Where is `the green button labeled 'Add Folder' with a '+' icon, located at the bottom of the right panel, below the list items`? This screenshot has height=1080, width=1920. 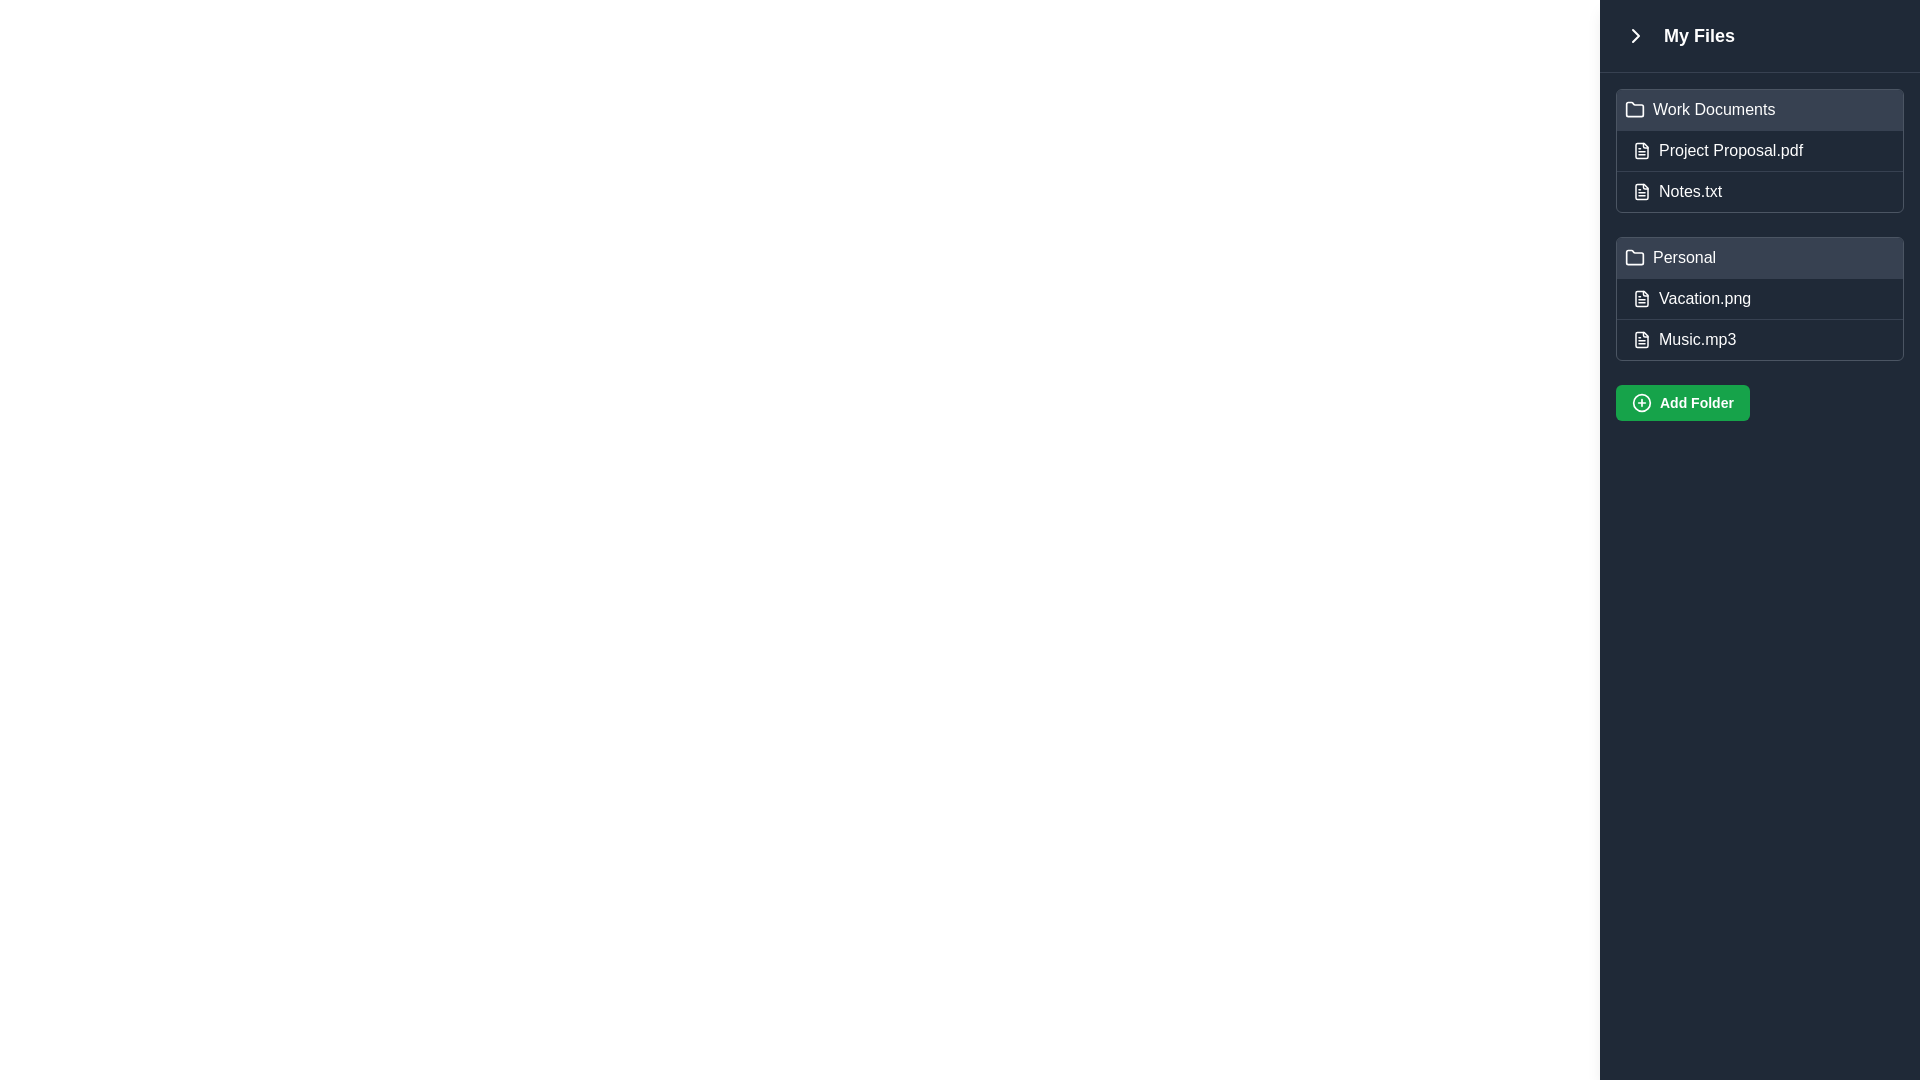
the green button labeled 'Add Folder' with a '+' icon, located at the bottom of the right panel, below the list items is located at coordinates (1681, 402).